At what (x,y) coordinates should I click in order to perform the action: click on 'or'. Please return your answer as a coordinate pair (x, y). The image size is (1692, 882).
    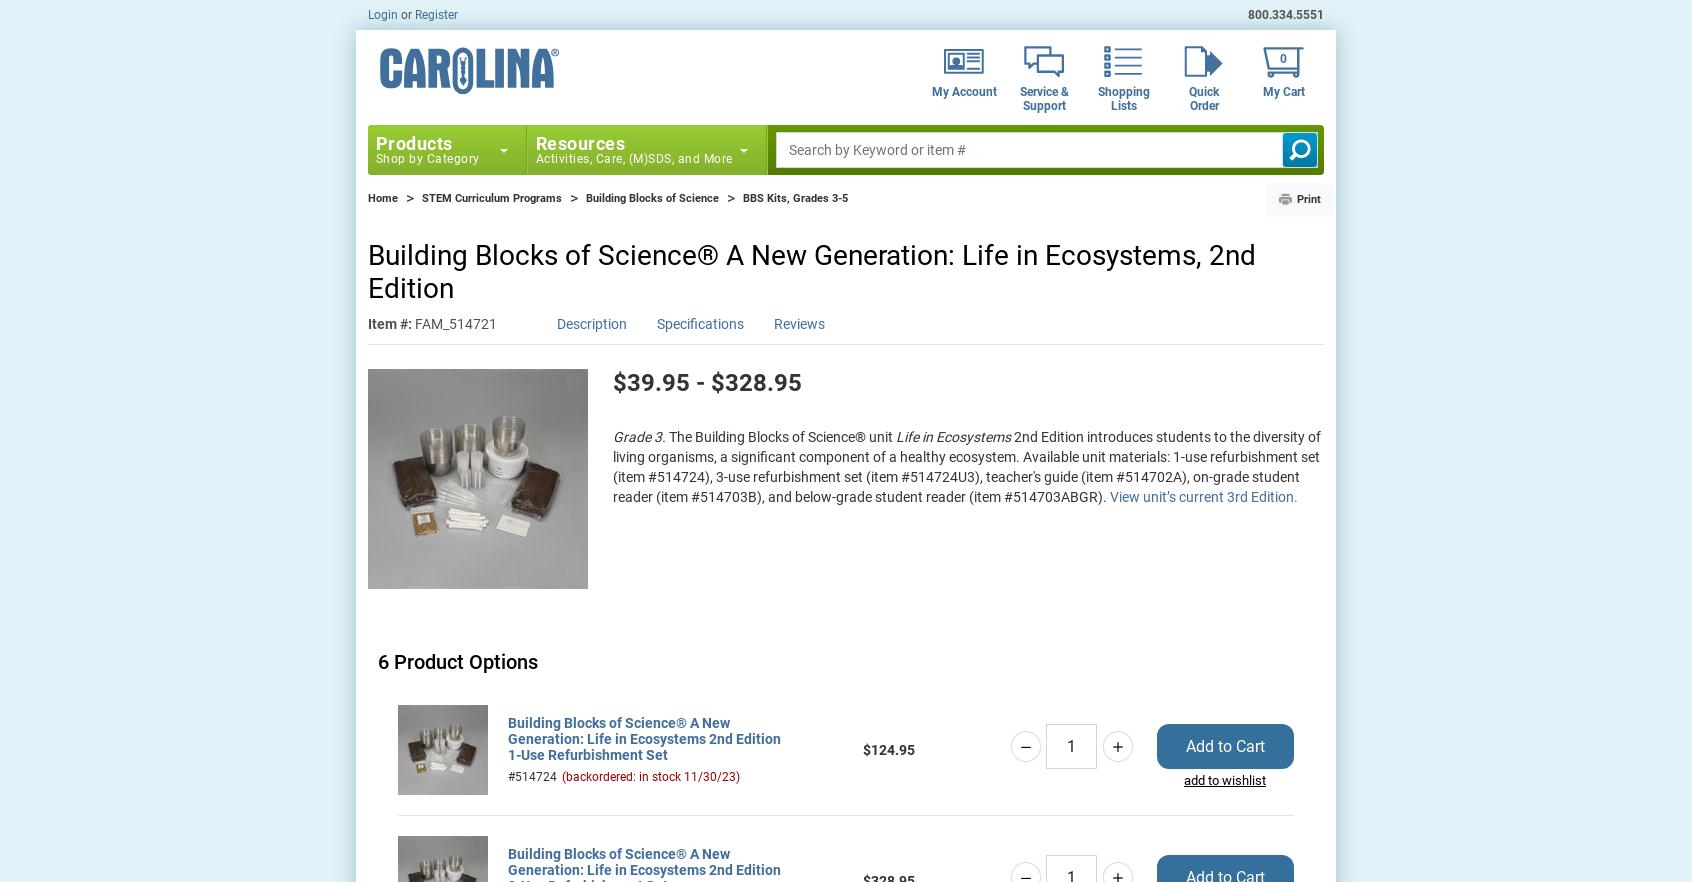
    Looking at the image, I should click on (407, 14).